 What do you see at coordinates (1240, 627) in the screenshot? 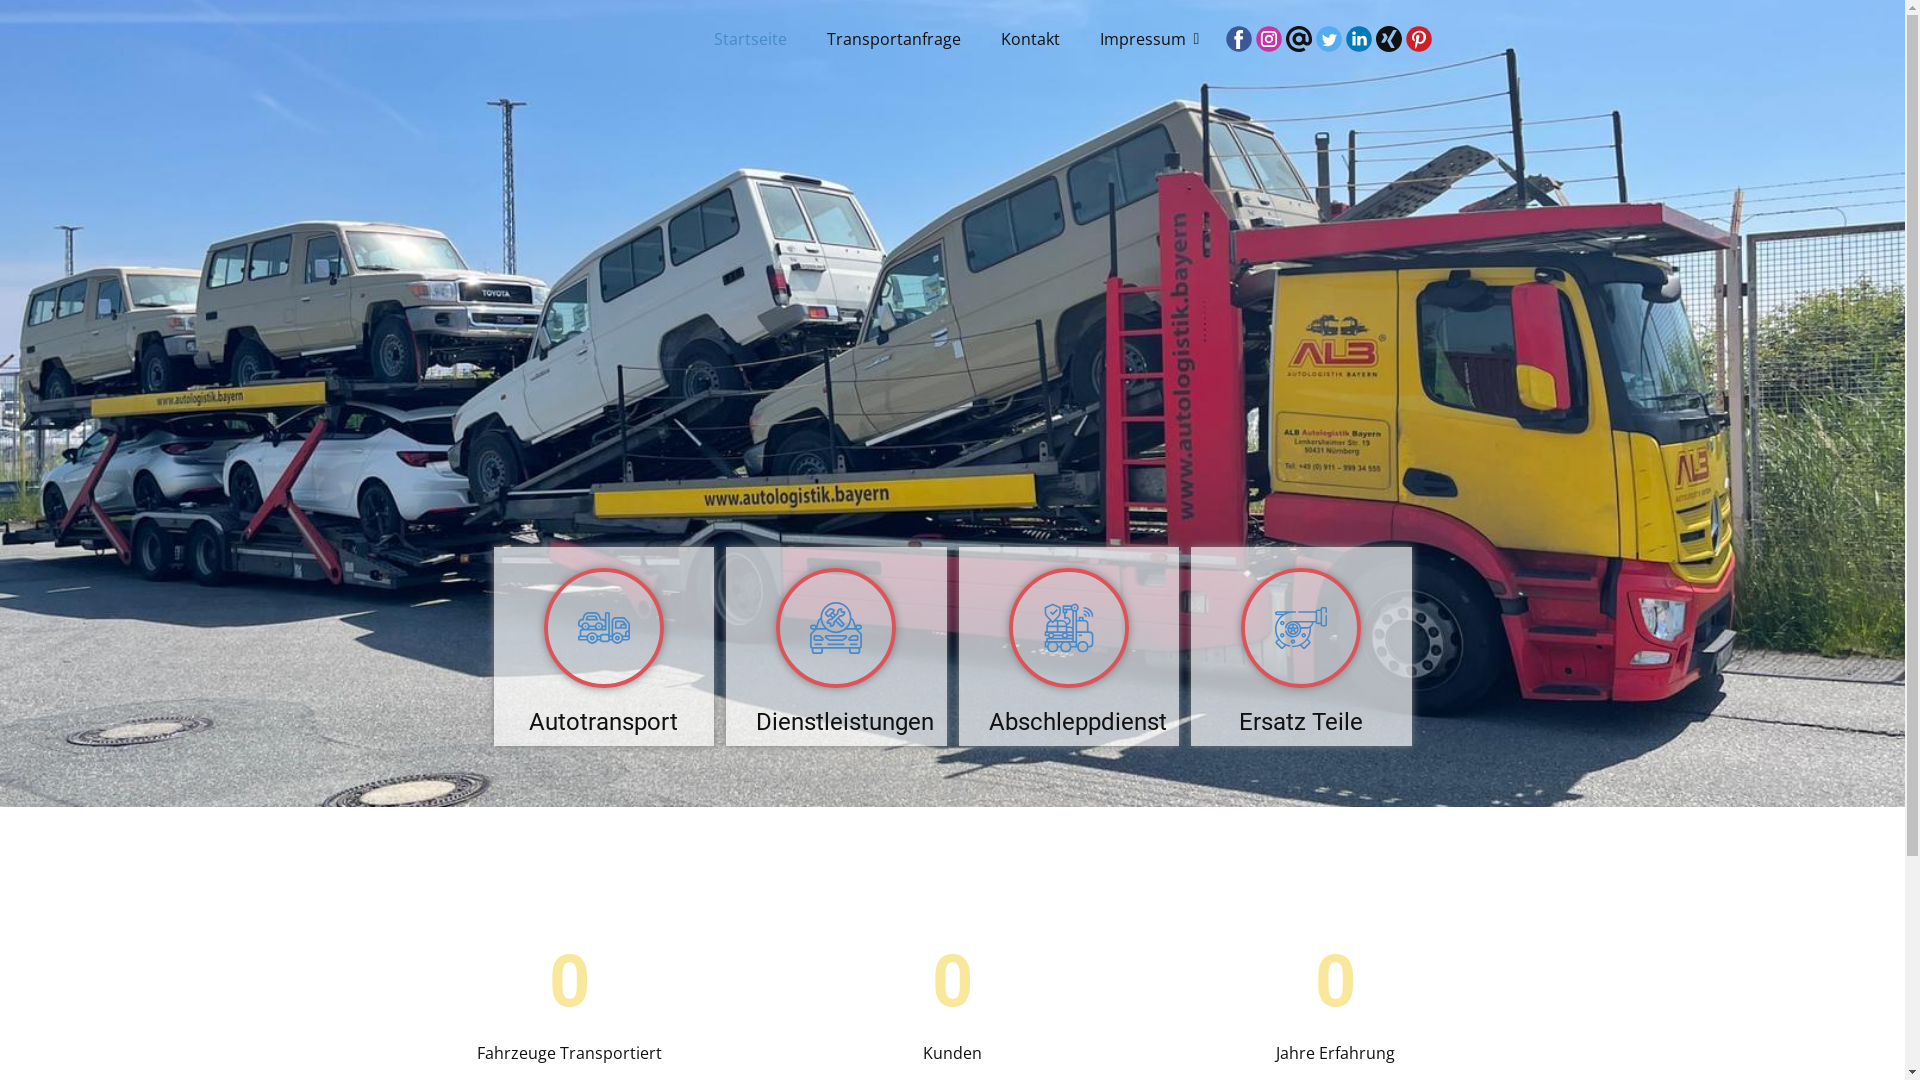
I see `'KFZ Ersatzteile'` at bounding box center [1240, 627].